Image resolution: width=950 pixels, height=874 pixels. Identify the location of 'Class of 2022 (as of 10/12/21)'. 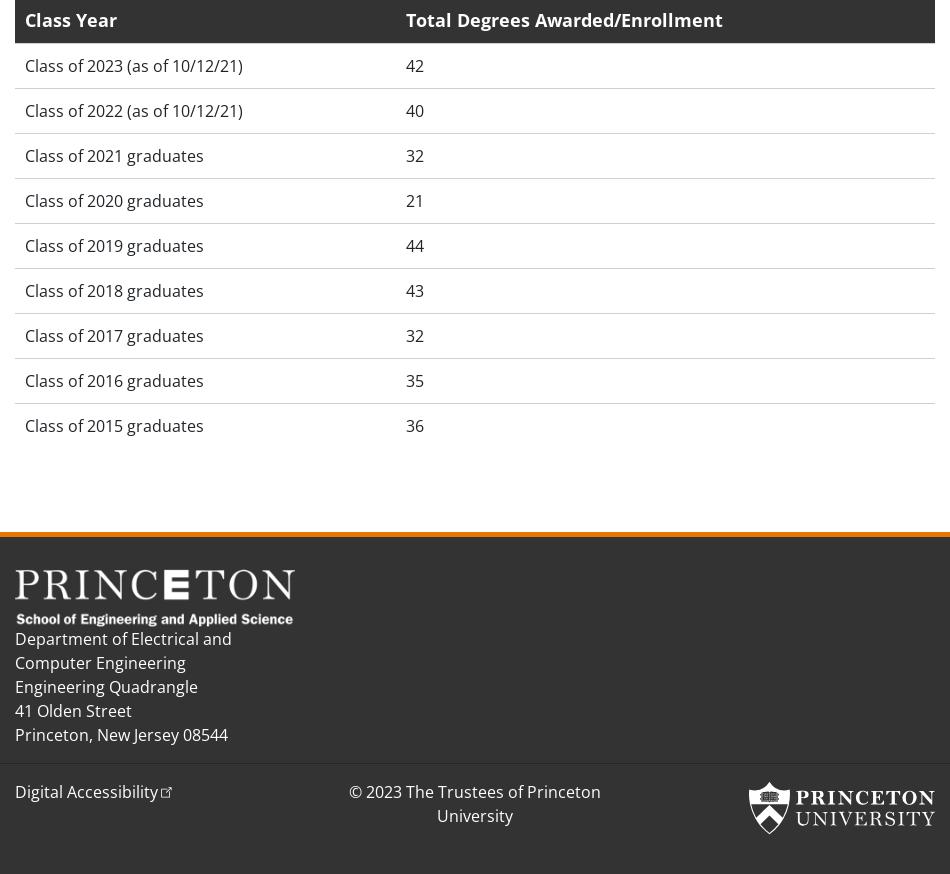
(134, 110).